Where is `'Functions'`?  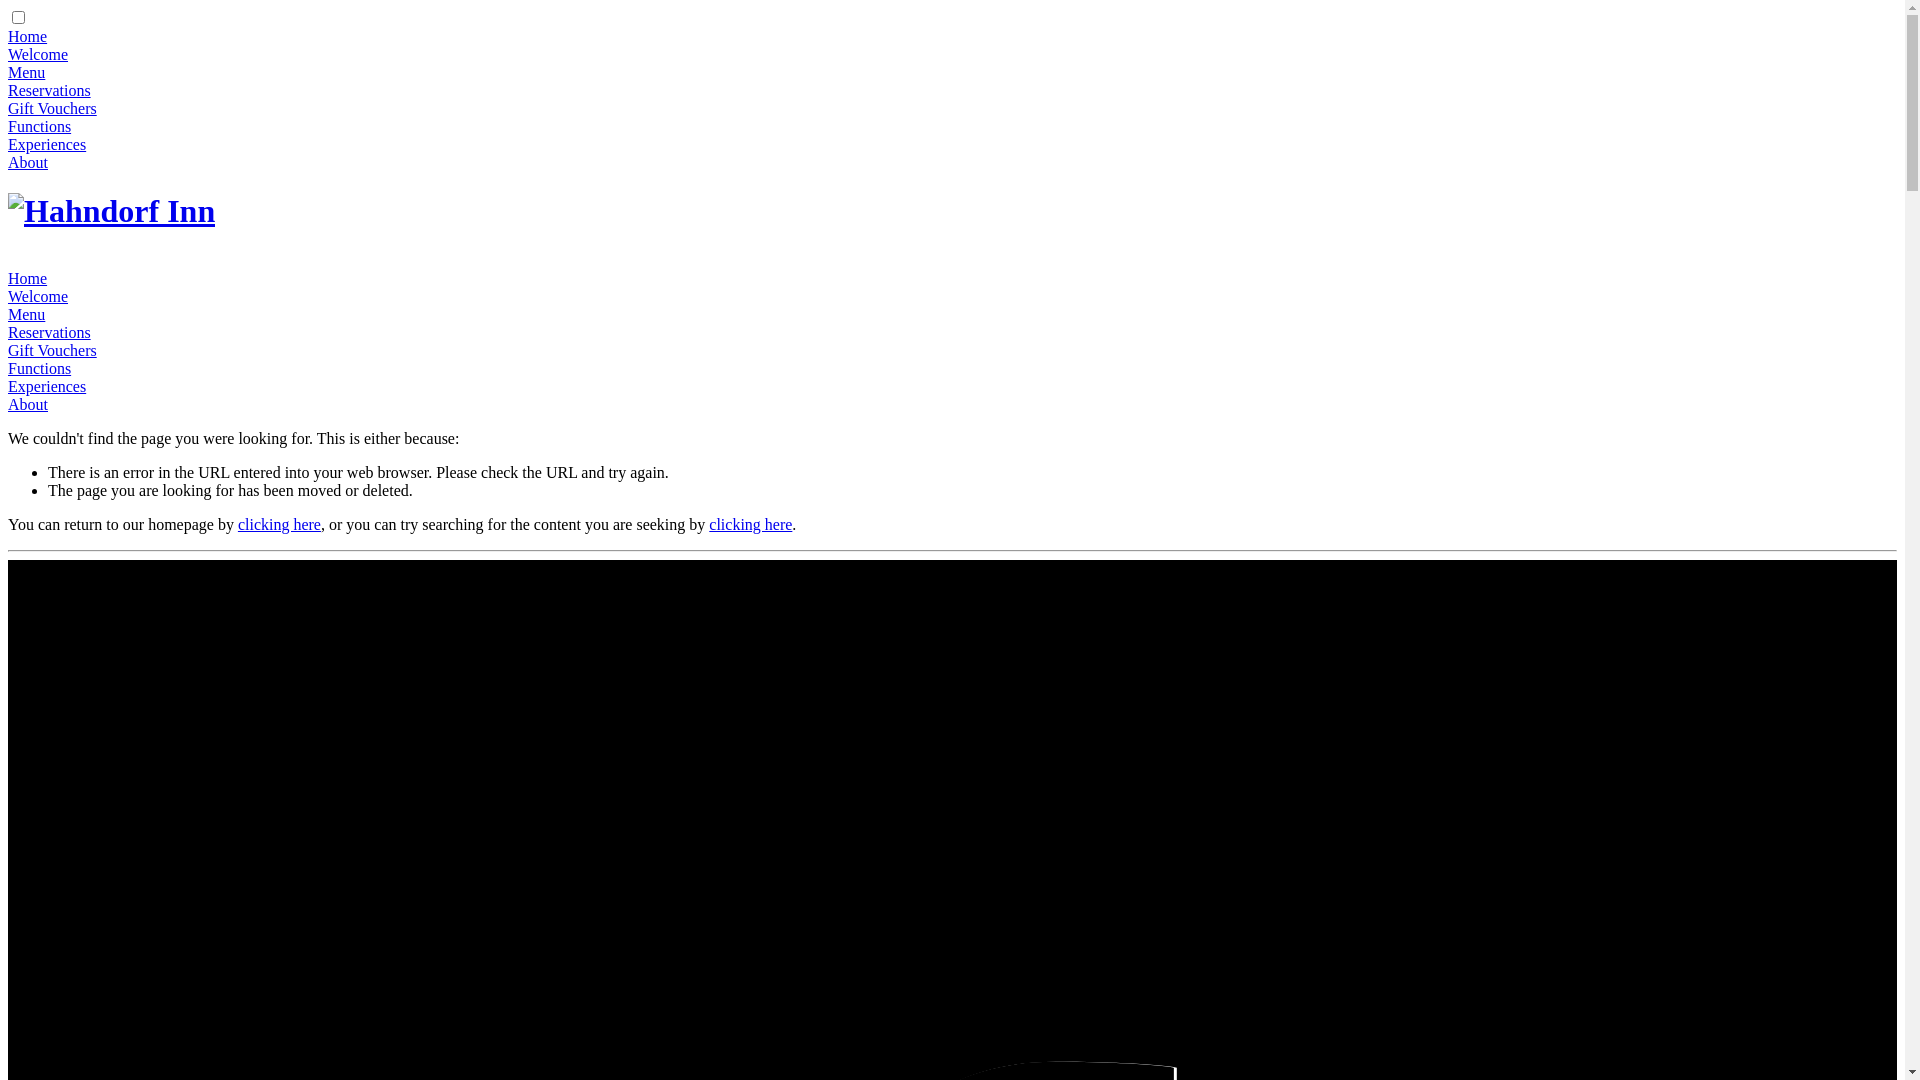
'Functions' is located at coordinates (39, 126).